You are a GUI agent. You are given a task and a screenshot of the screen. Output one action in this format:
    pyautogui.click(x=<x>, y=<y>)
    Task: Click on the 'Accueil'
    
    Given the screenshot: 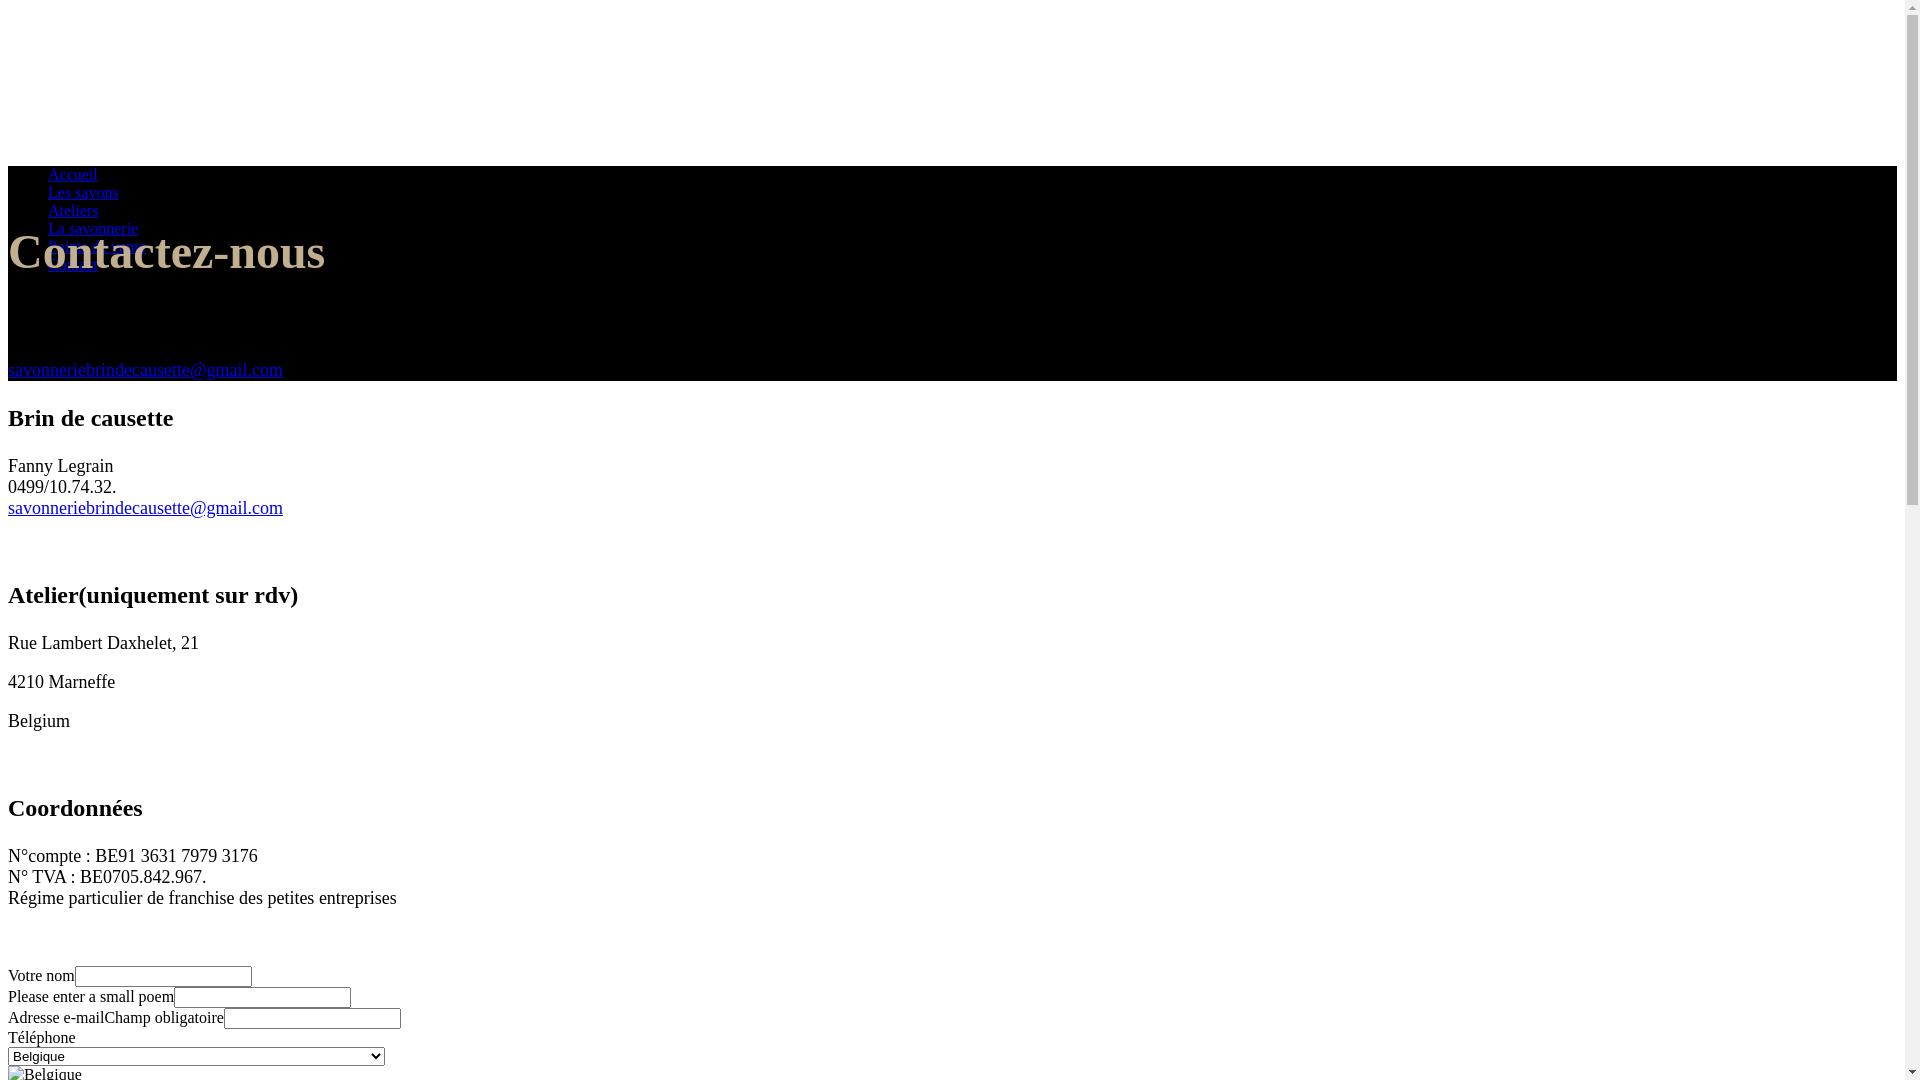 What is the action you would take?
    pyautogui.click(x=72, y=173)
    